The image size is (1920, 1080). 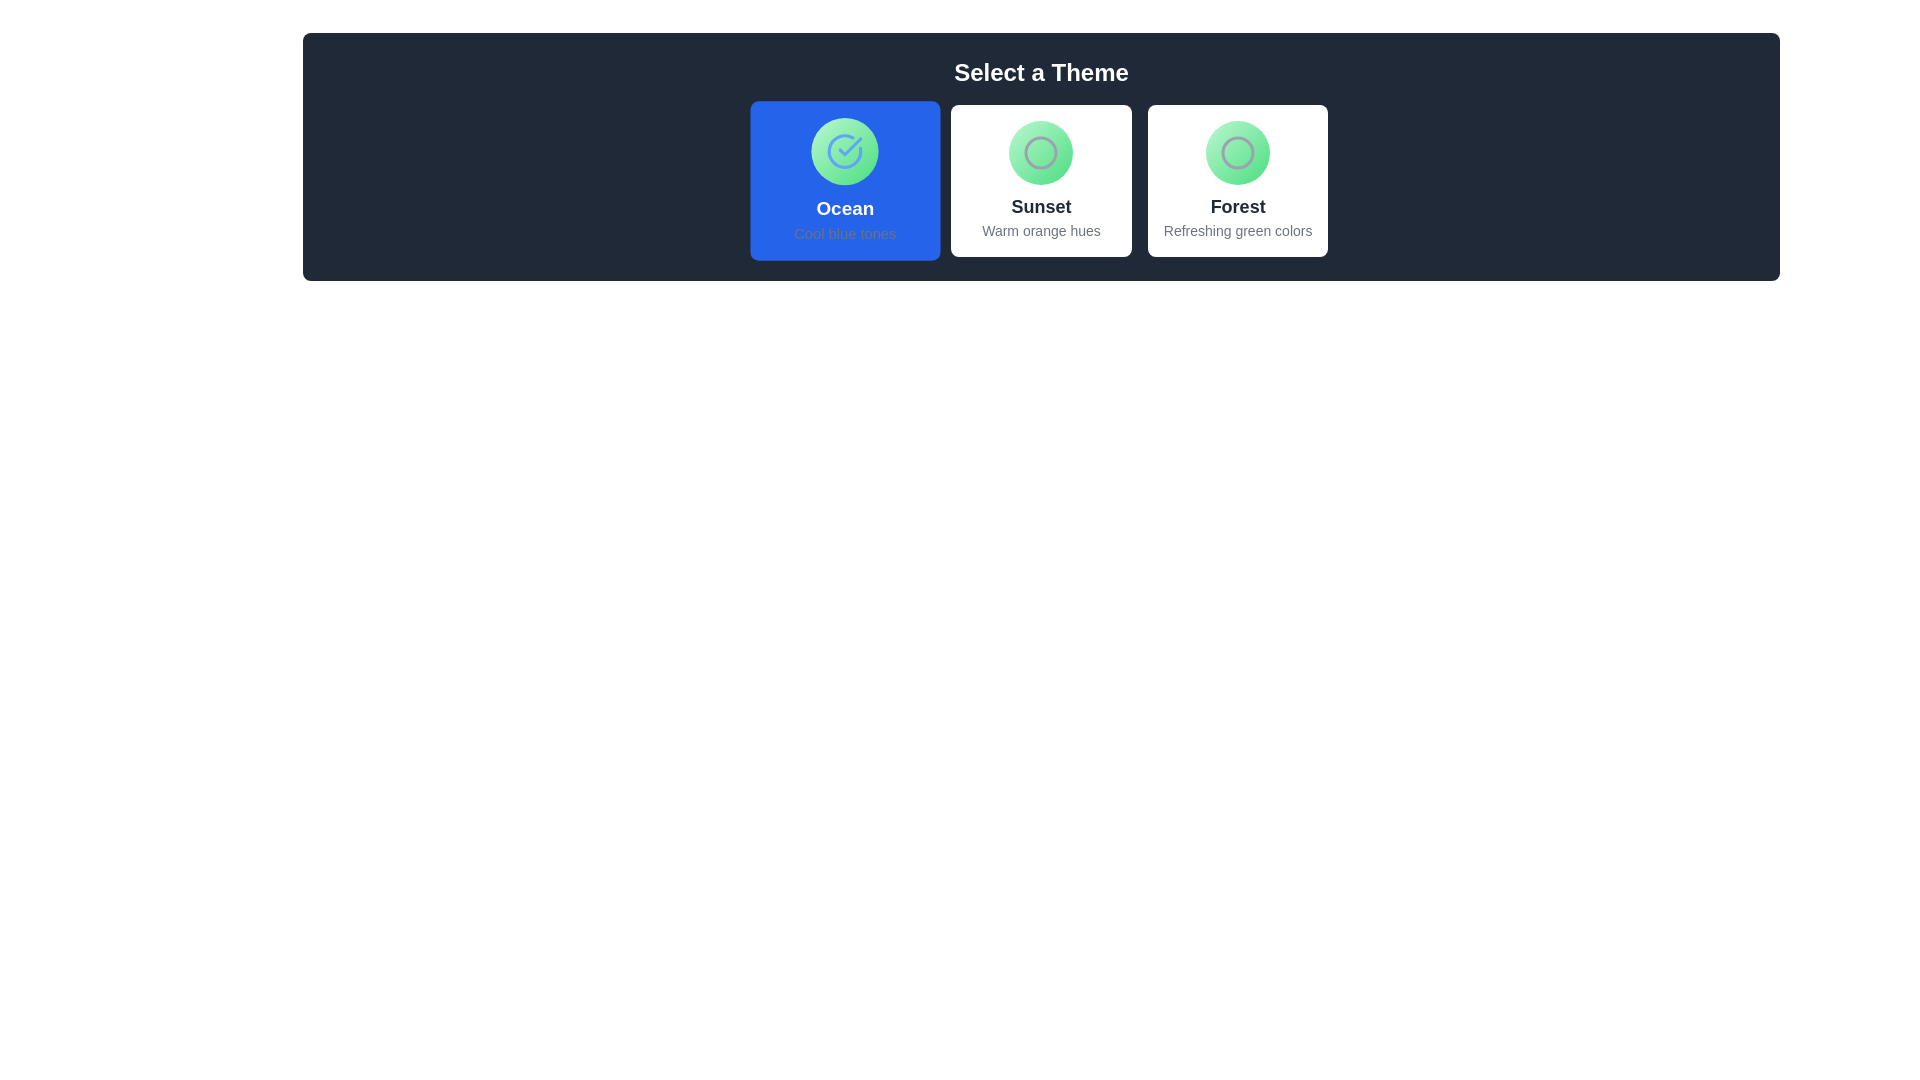 I want to click on the descriptive text label for the option labeled 'Sunset', which is located below the 'Sunset' text label within the center card of the three horizontally aligned option cards, so click(x=1040, y=230).